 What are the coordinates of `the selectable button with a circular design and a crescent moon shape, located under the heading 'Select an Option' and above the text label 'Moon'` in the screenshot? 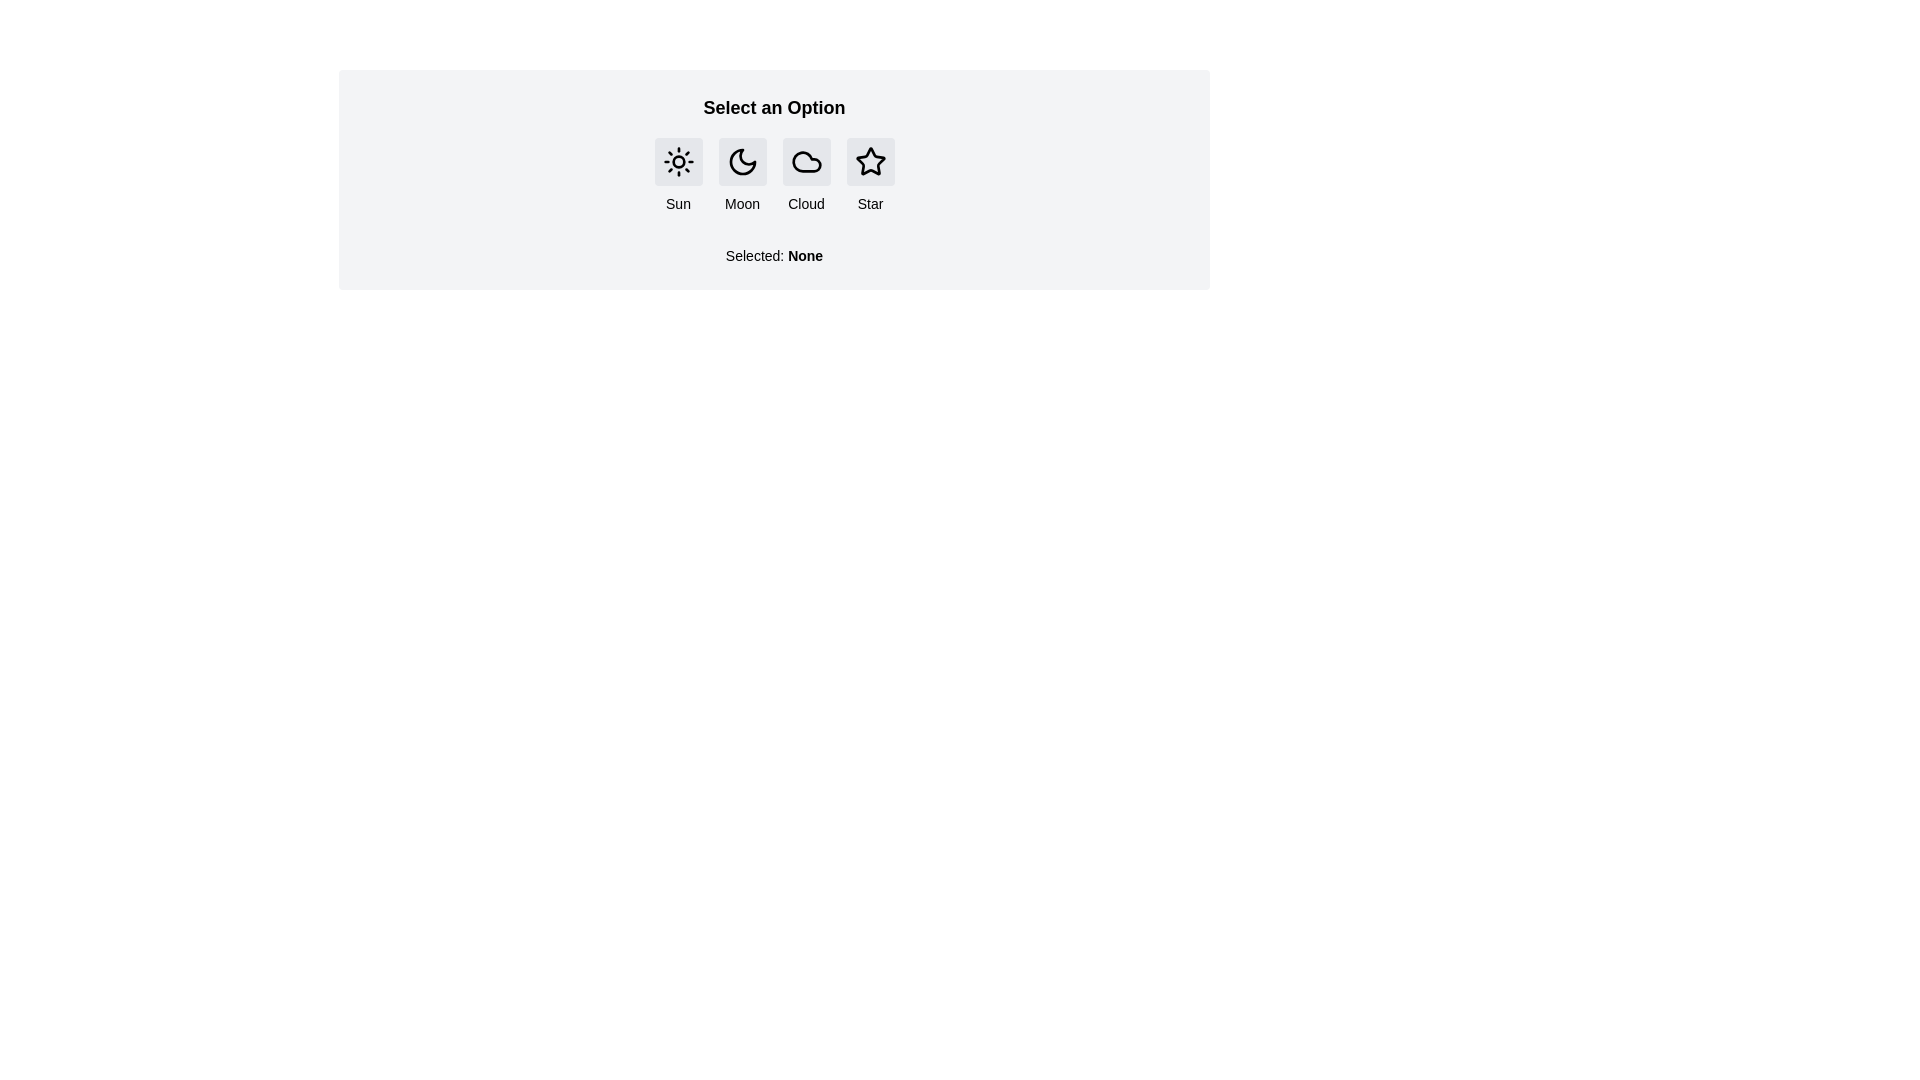 It's located at (741, 161).